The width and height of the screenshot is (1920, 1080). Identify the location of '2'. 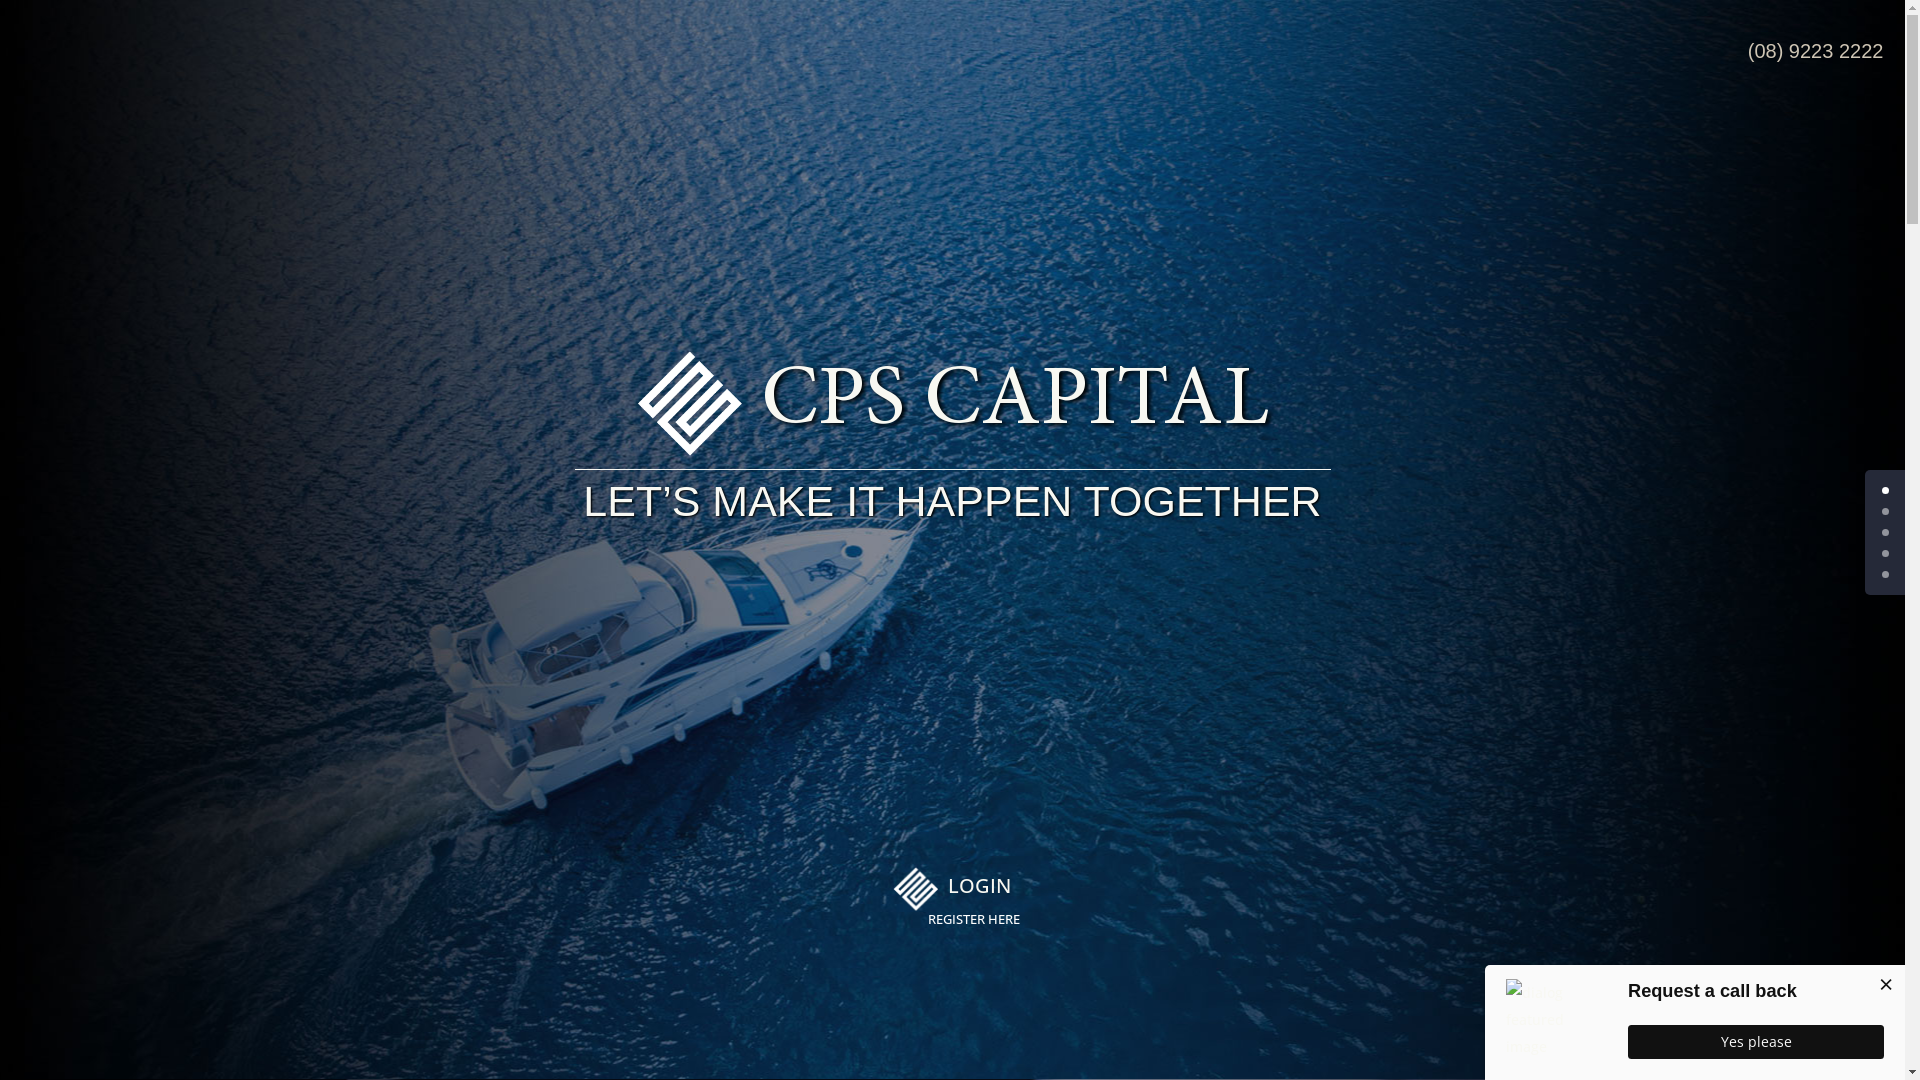
(1884, 531).